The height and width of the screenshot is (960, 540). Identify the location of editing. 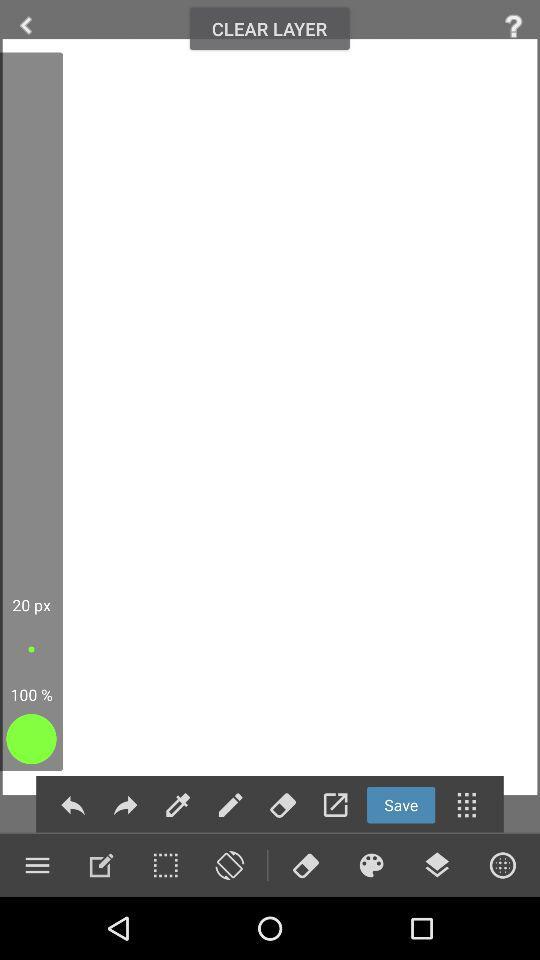
(229, 805).